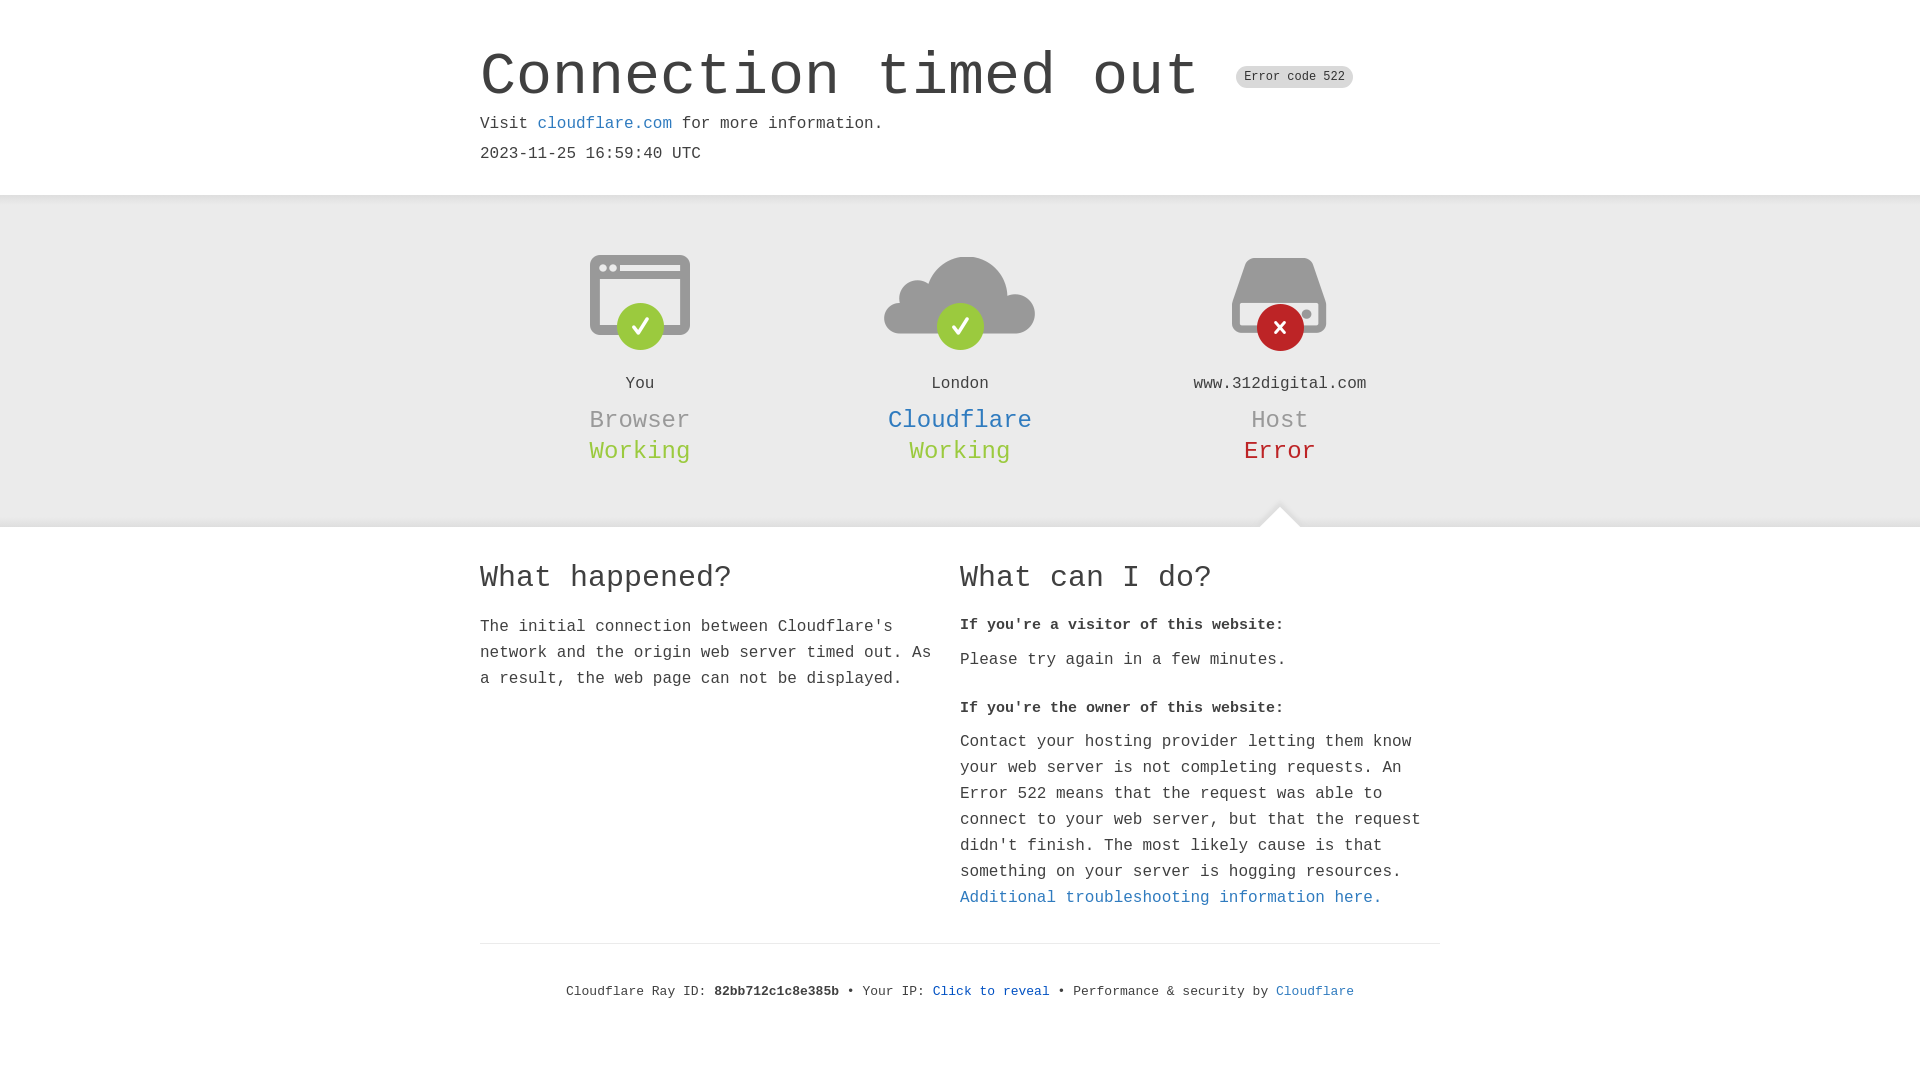 The width and height of the screenshot is (1920, 1080). What do you see at coordinates (931, 991) in the screenshot?
I see `'Click to reveal'` at bounding box center [931, 991].